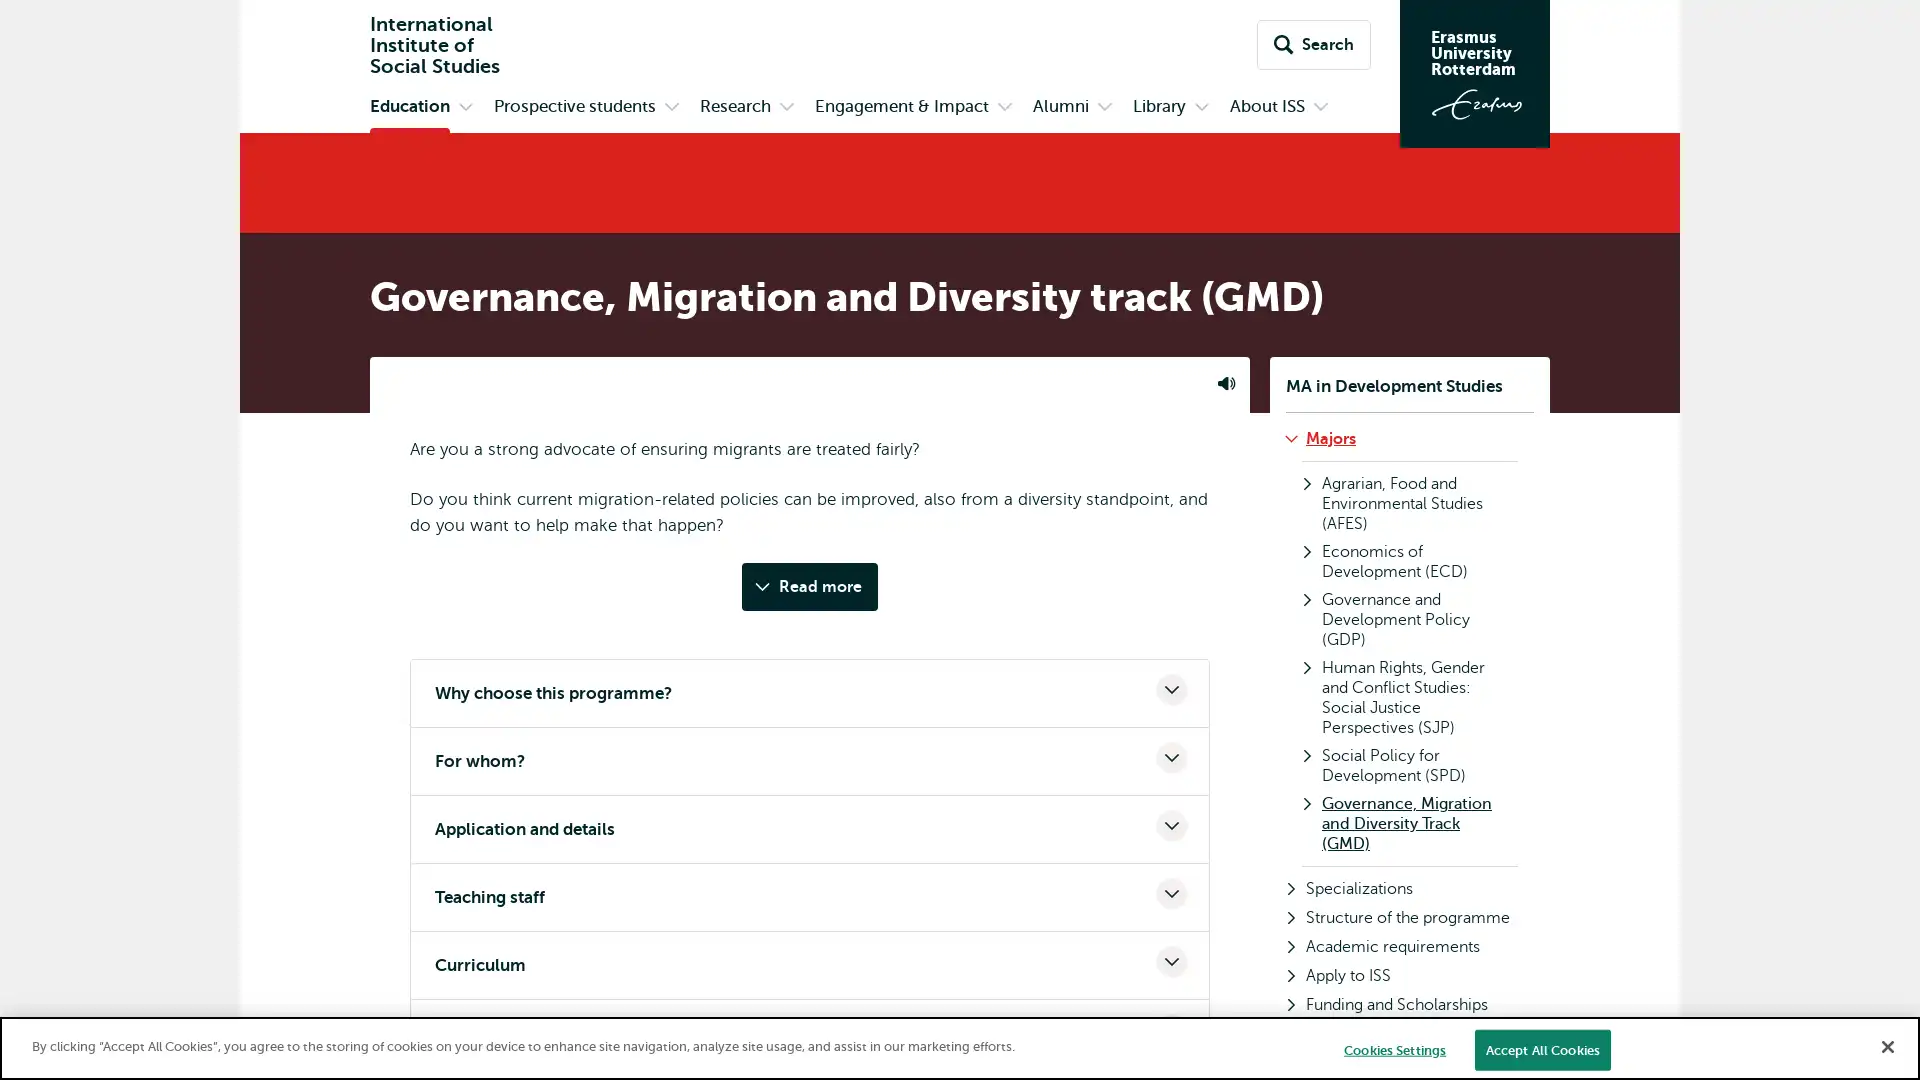  I want to click on Accept All Cookies, so click(1541, 1048).